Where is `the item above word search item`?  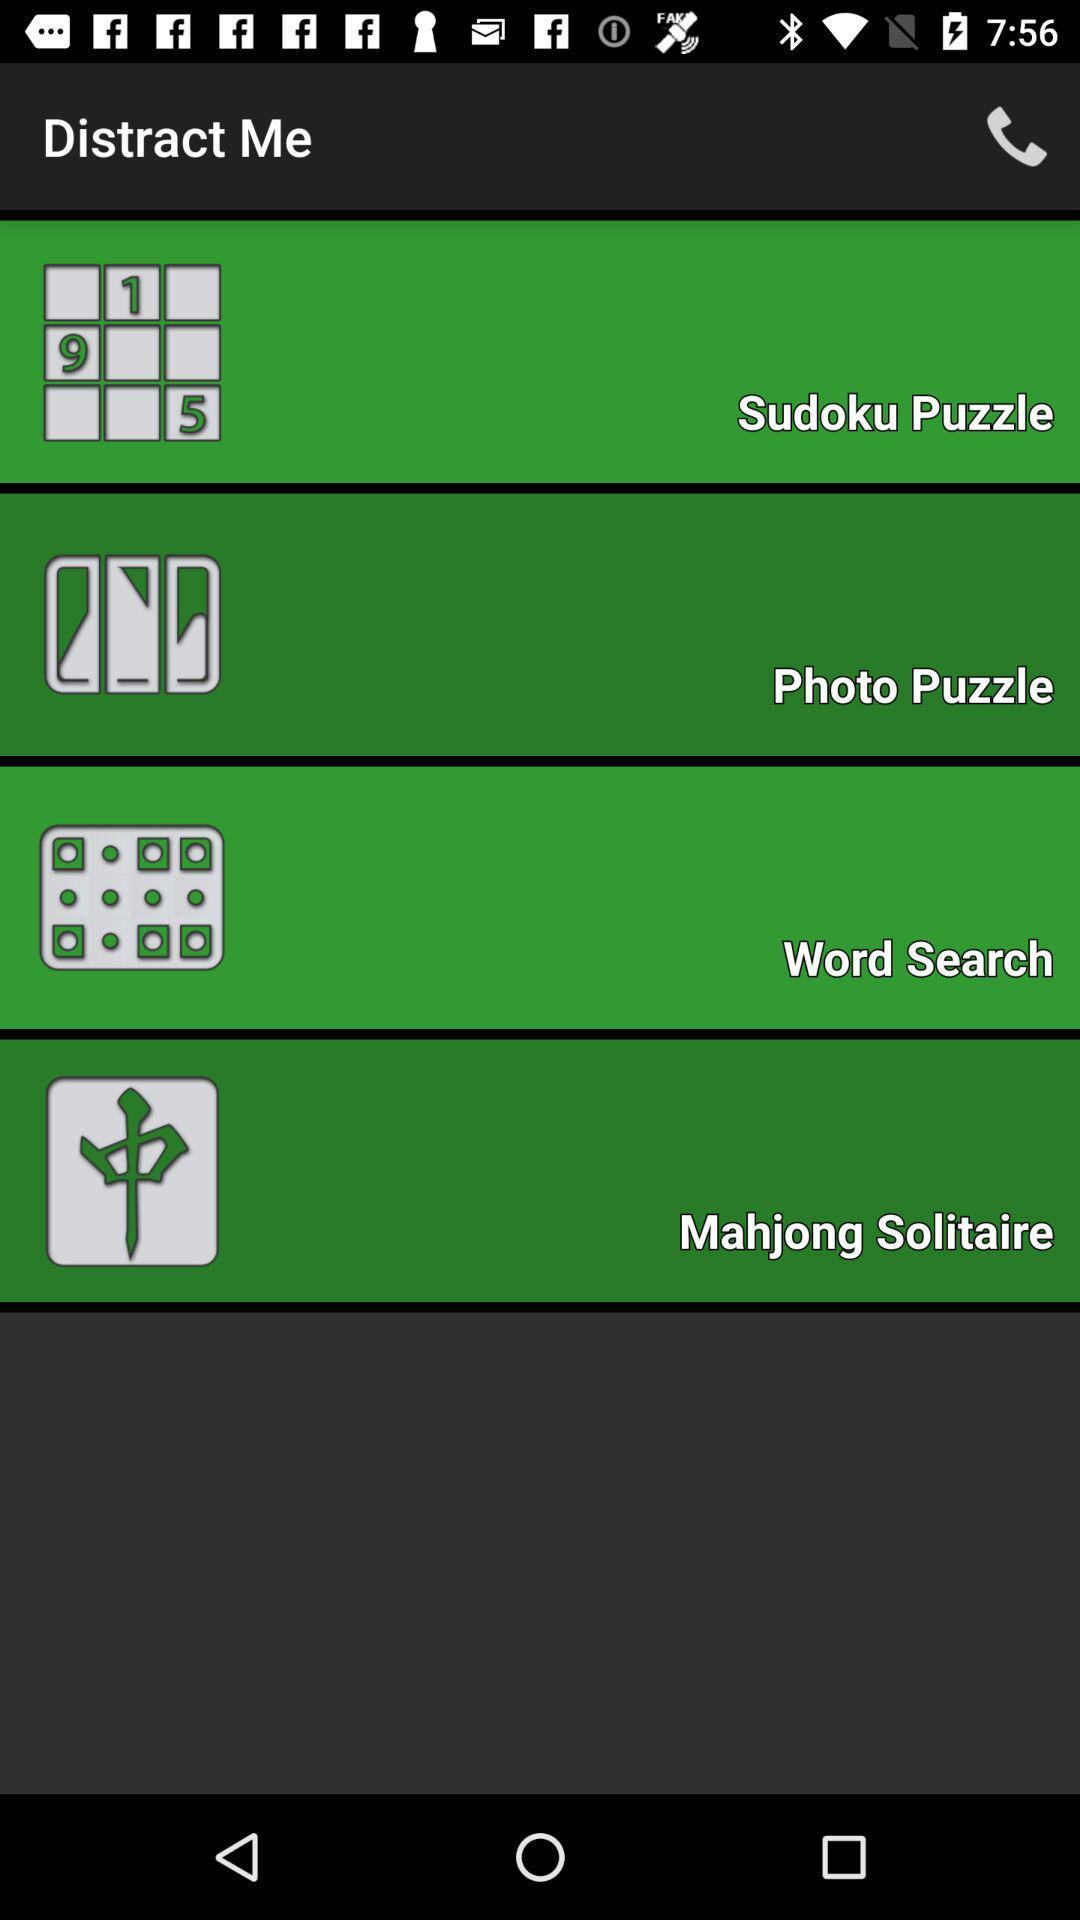
the item above word search item is located at coordinates (923, 691).